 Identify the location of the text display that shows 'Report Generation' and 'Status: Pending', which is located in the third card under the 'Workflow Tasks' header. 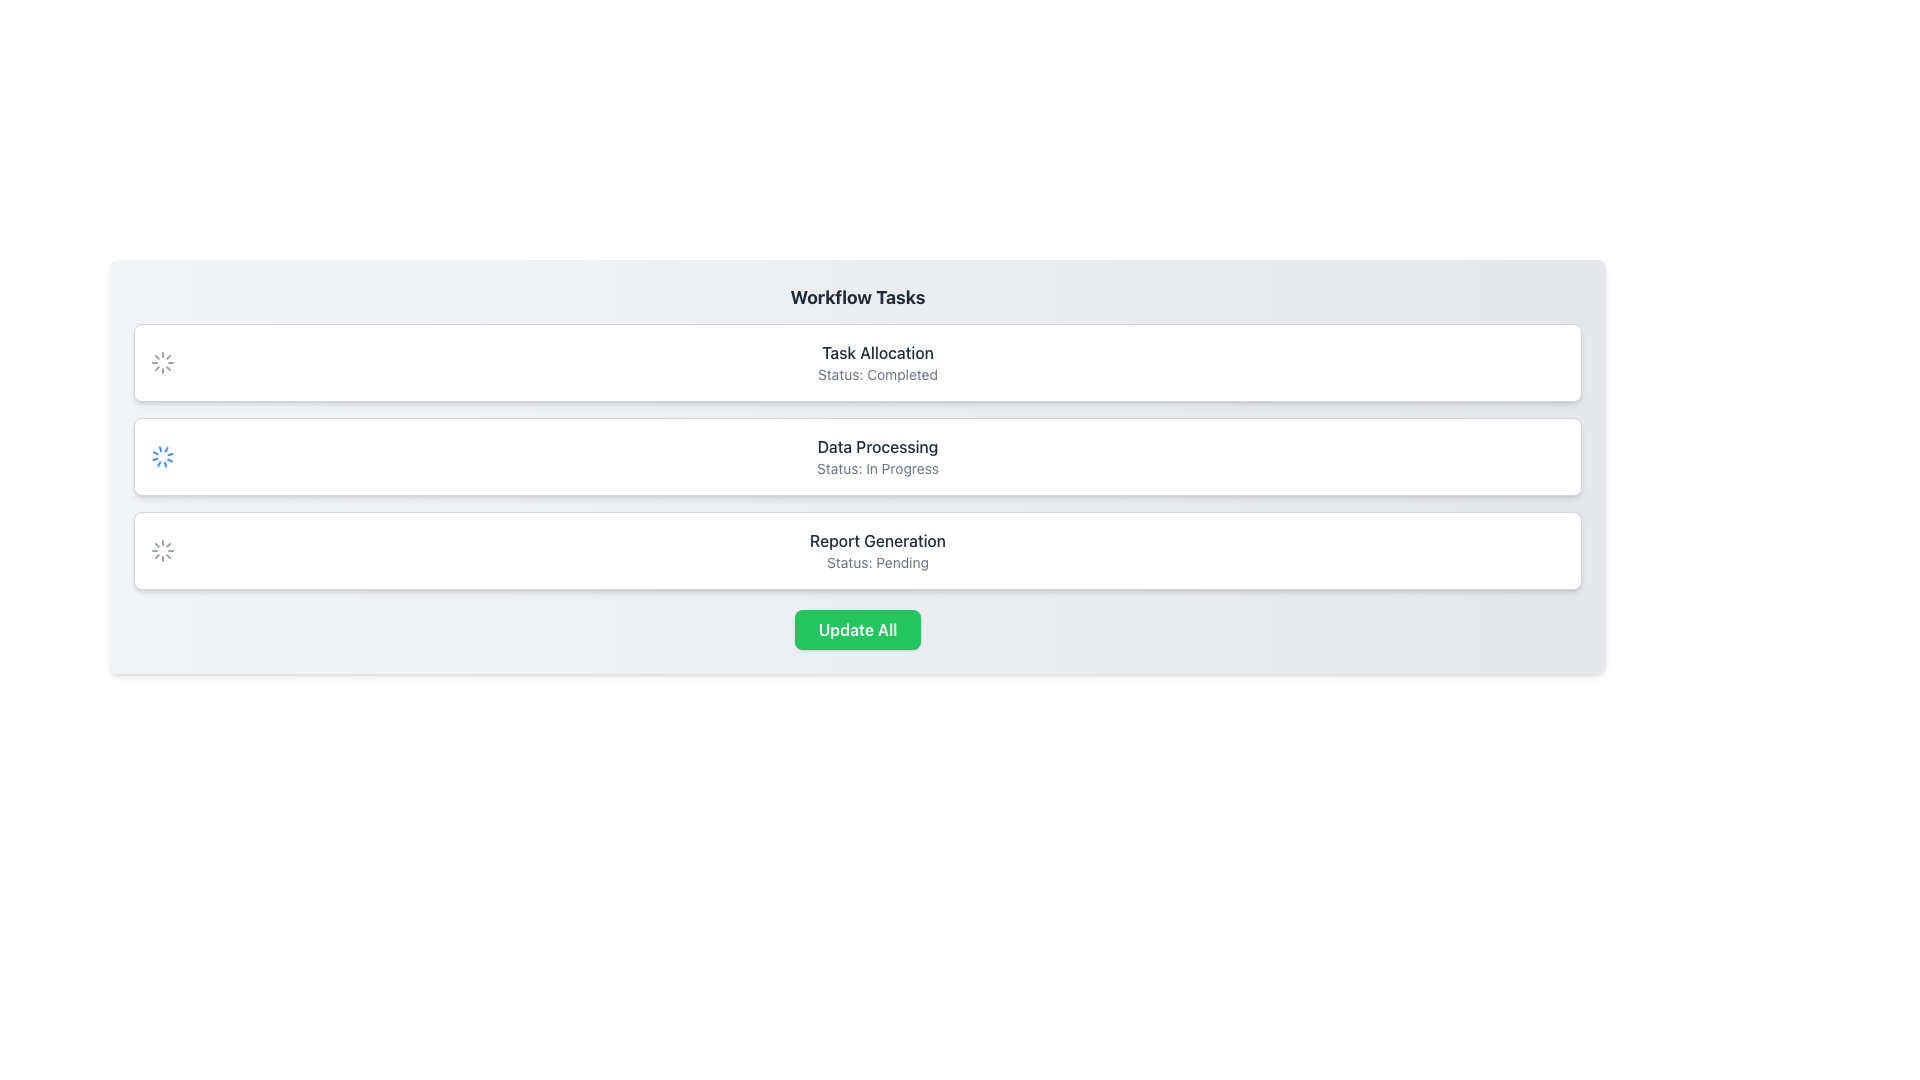
(878, 551).